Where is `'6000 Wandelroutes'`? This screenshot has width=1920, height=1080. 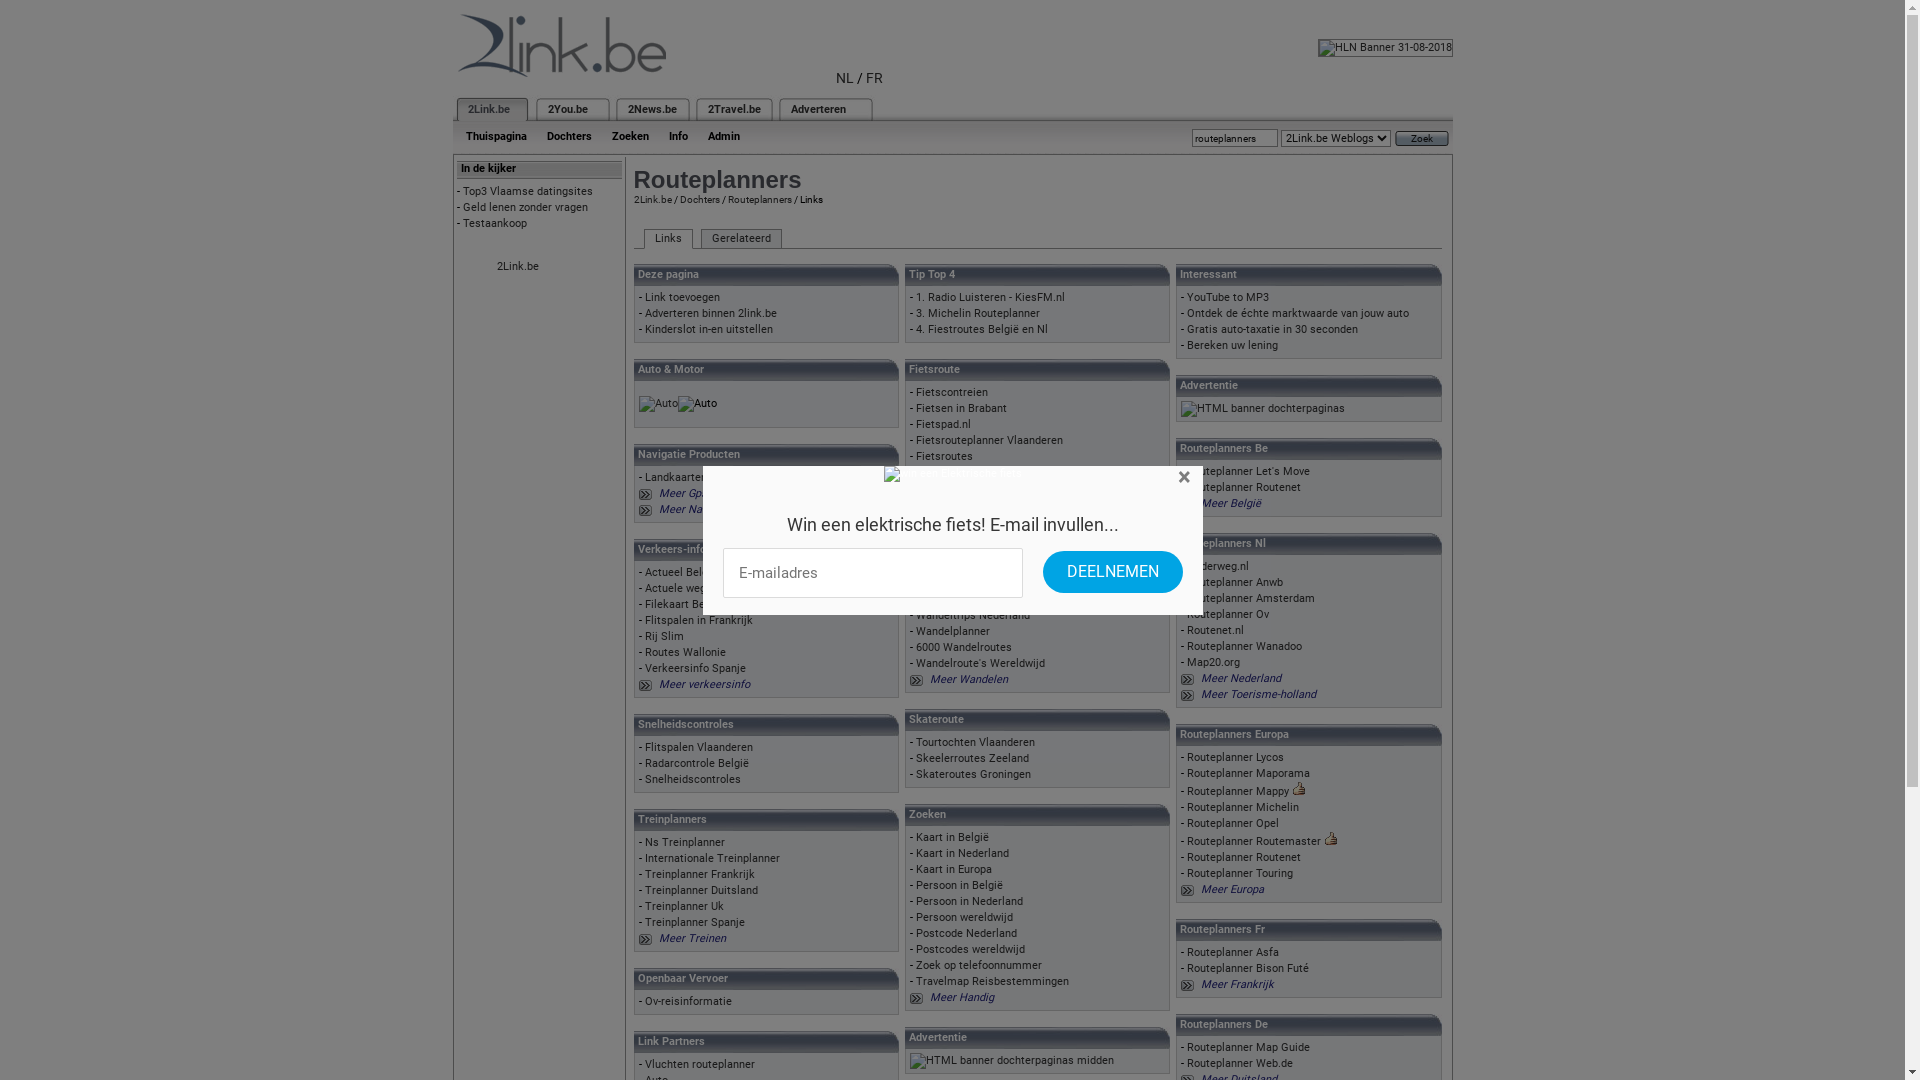 '6000 Wandelroutes' is located at coordinates (964, 647).